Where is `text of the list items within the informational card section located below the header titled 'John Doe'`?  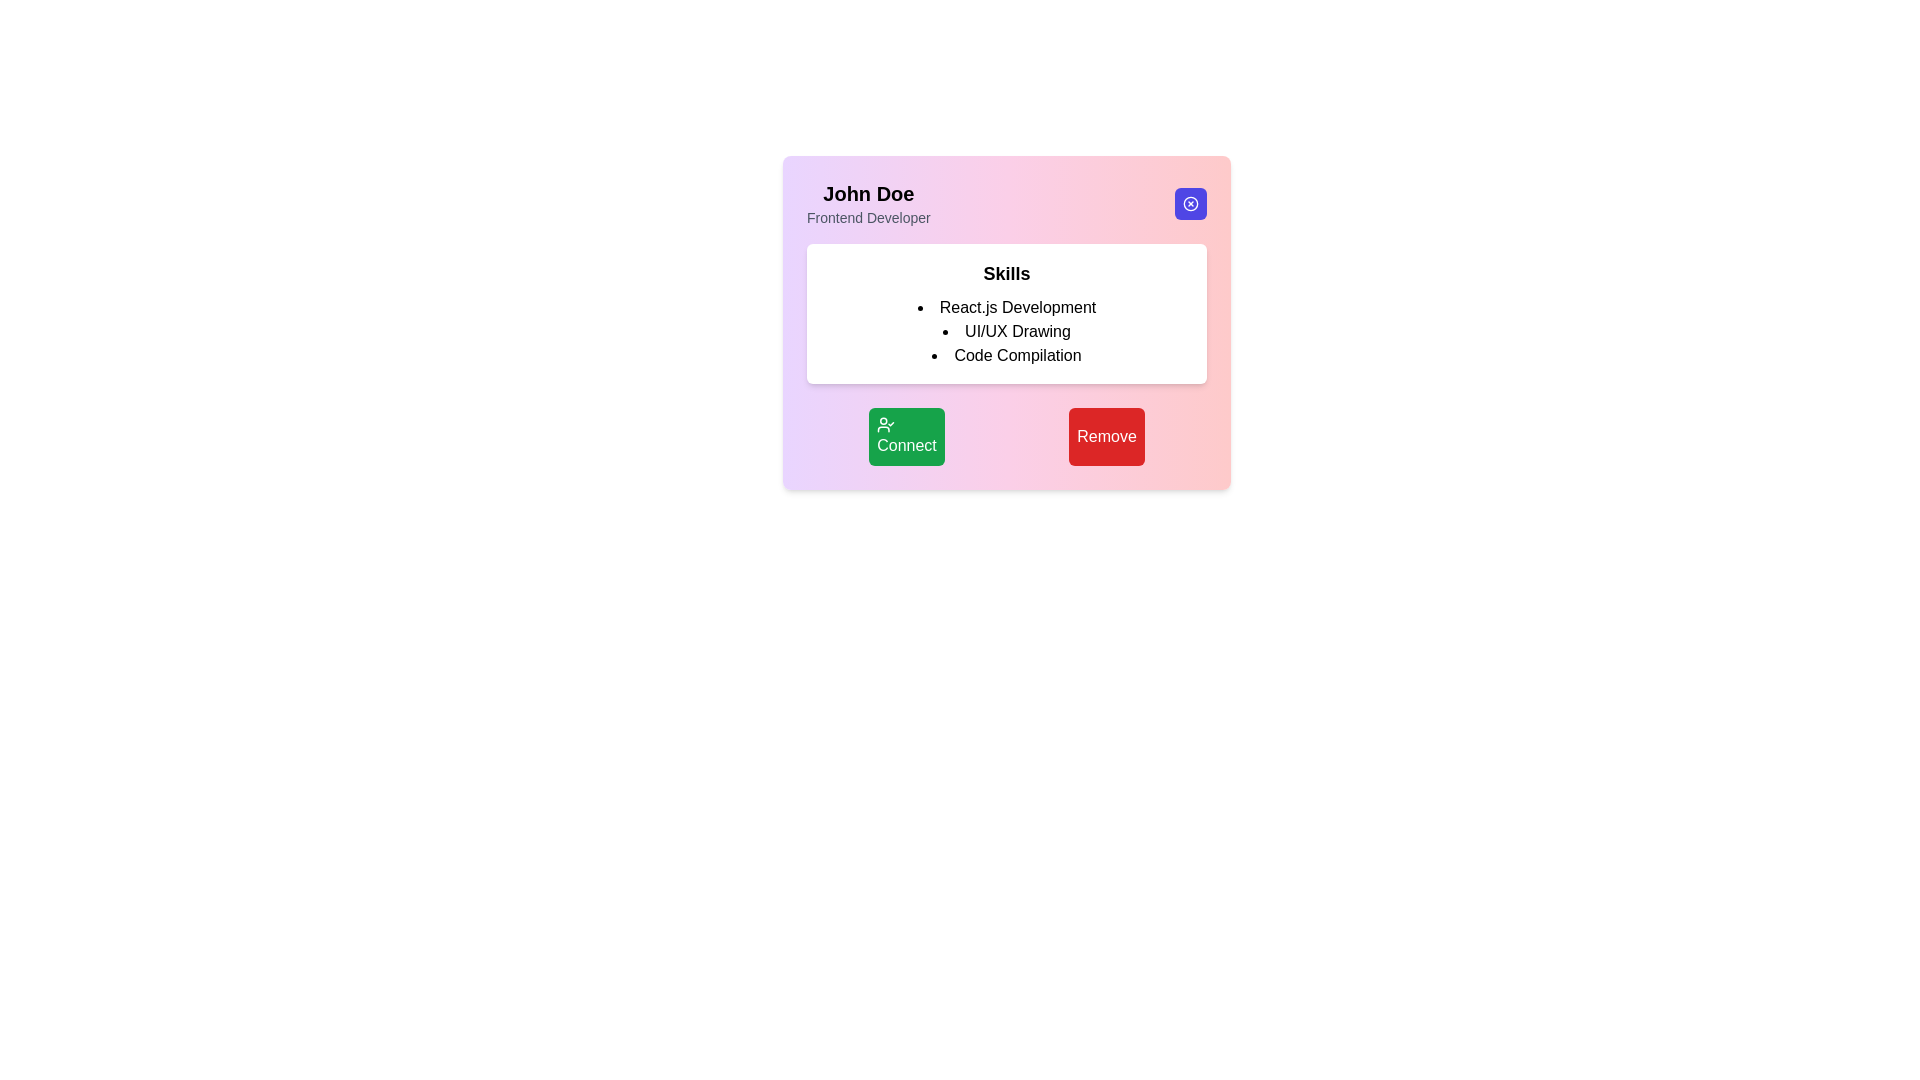 text of the list items within the informational card section located below the header titled 'John Doe' is located at coordinates (1007, 313).